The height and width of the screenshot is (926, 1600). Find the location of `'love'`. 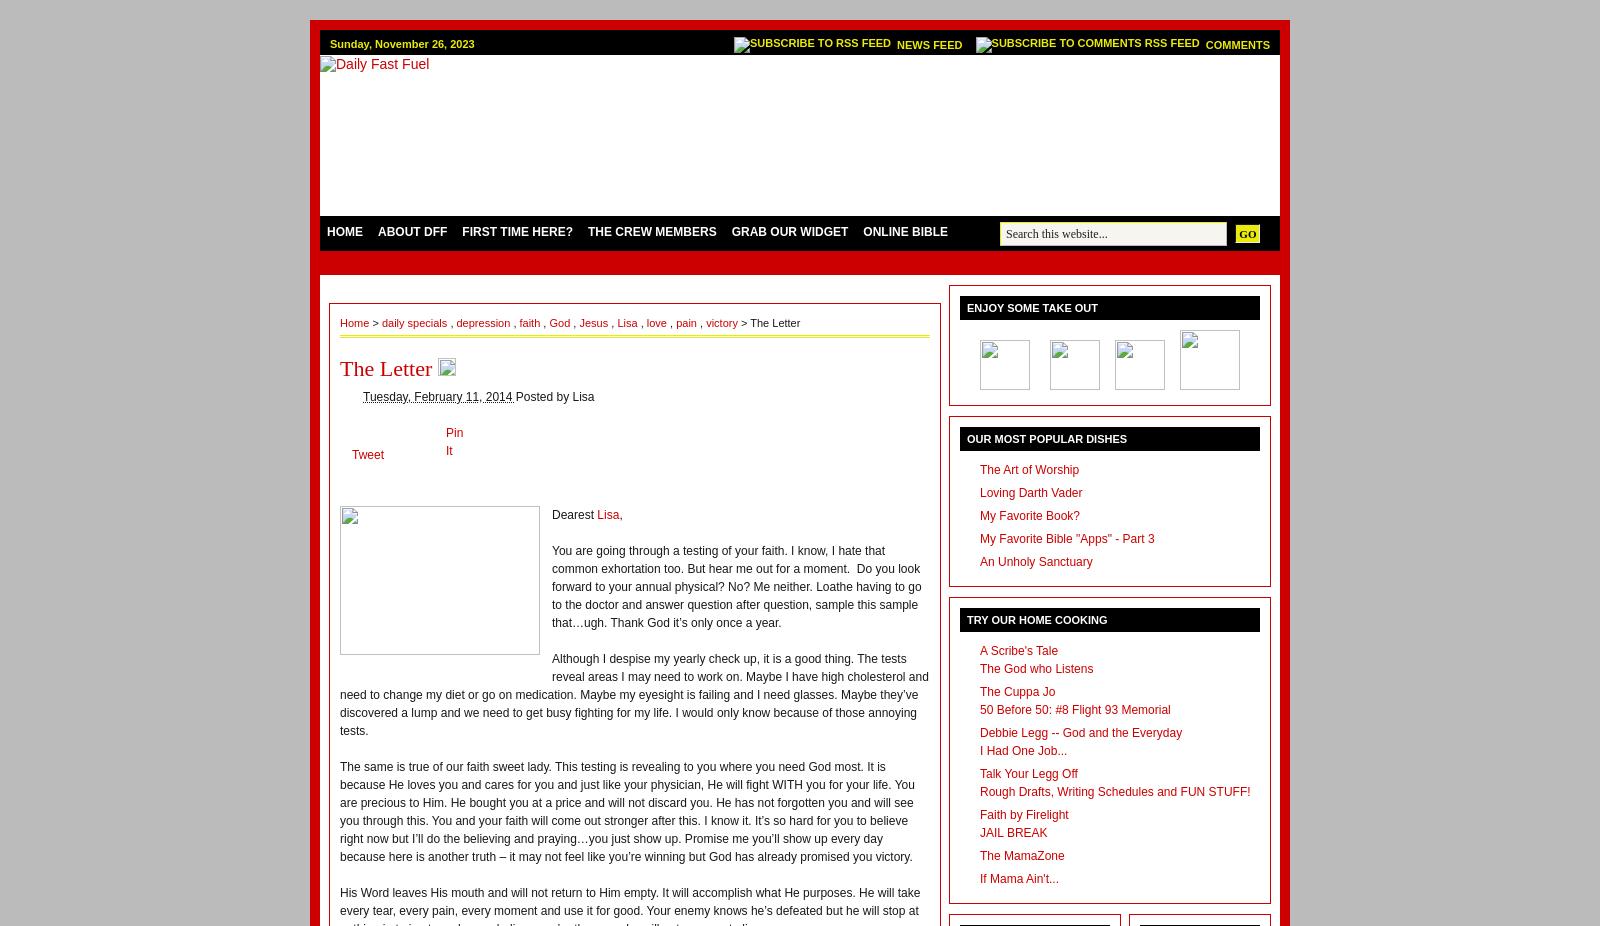

'love' is located at coordinates (658, 322).